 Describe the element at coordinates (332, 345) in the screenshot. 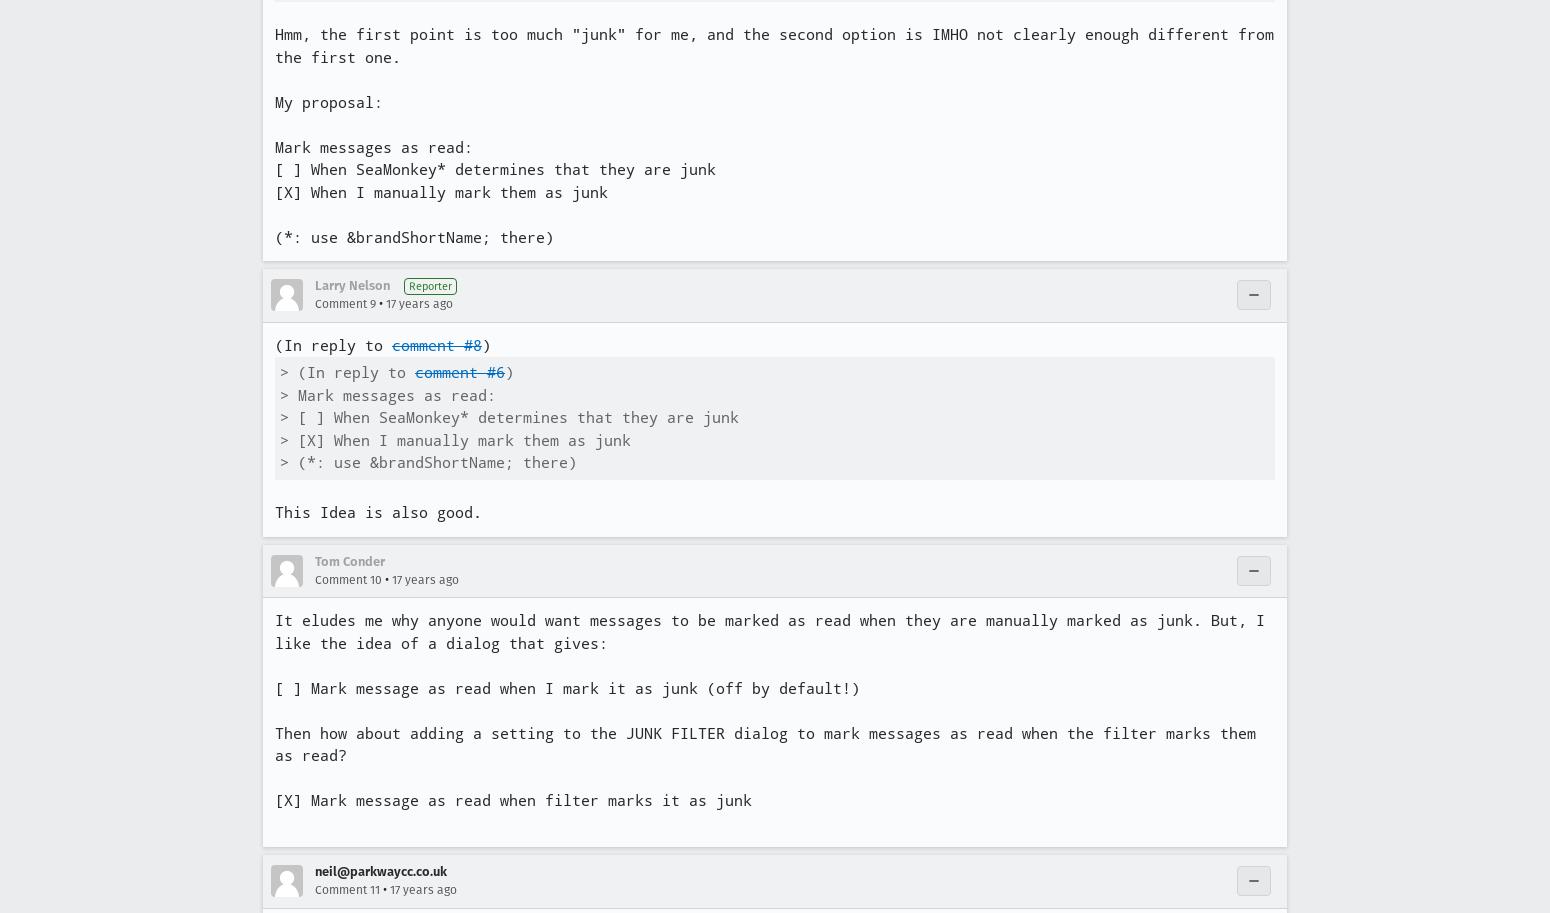

I see `'(In reply to'` at that location.